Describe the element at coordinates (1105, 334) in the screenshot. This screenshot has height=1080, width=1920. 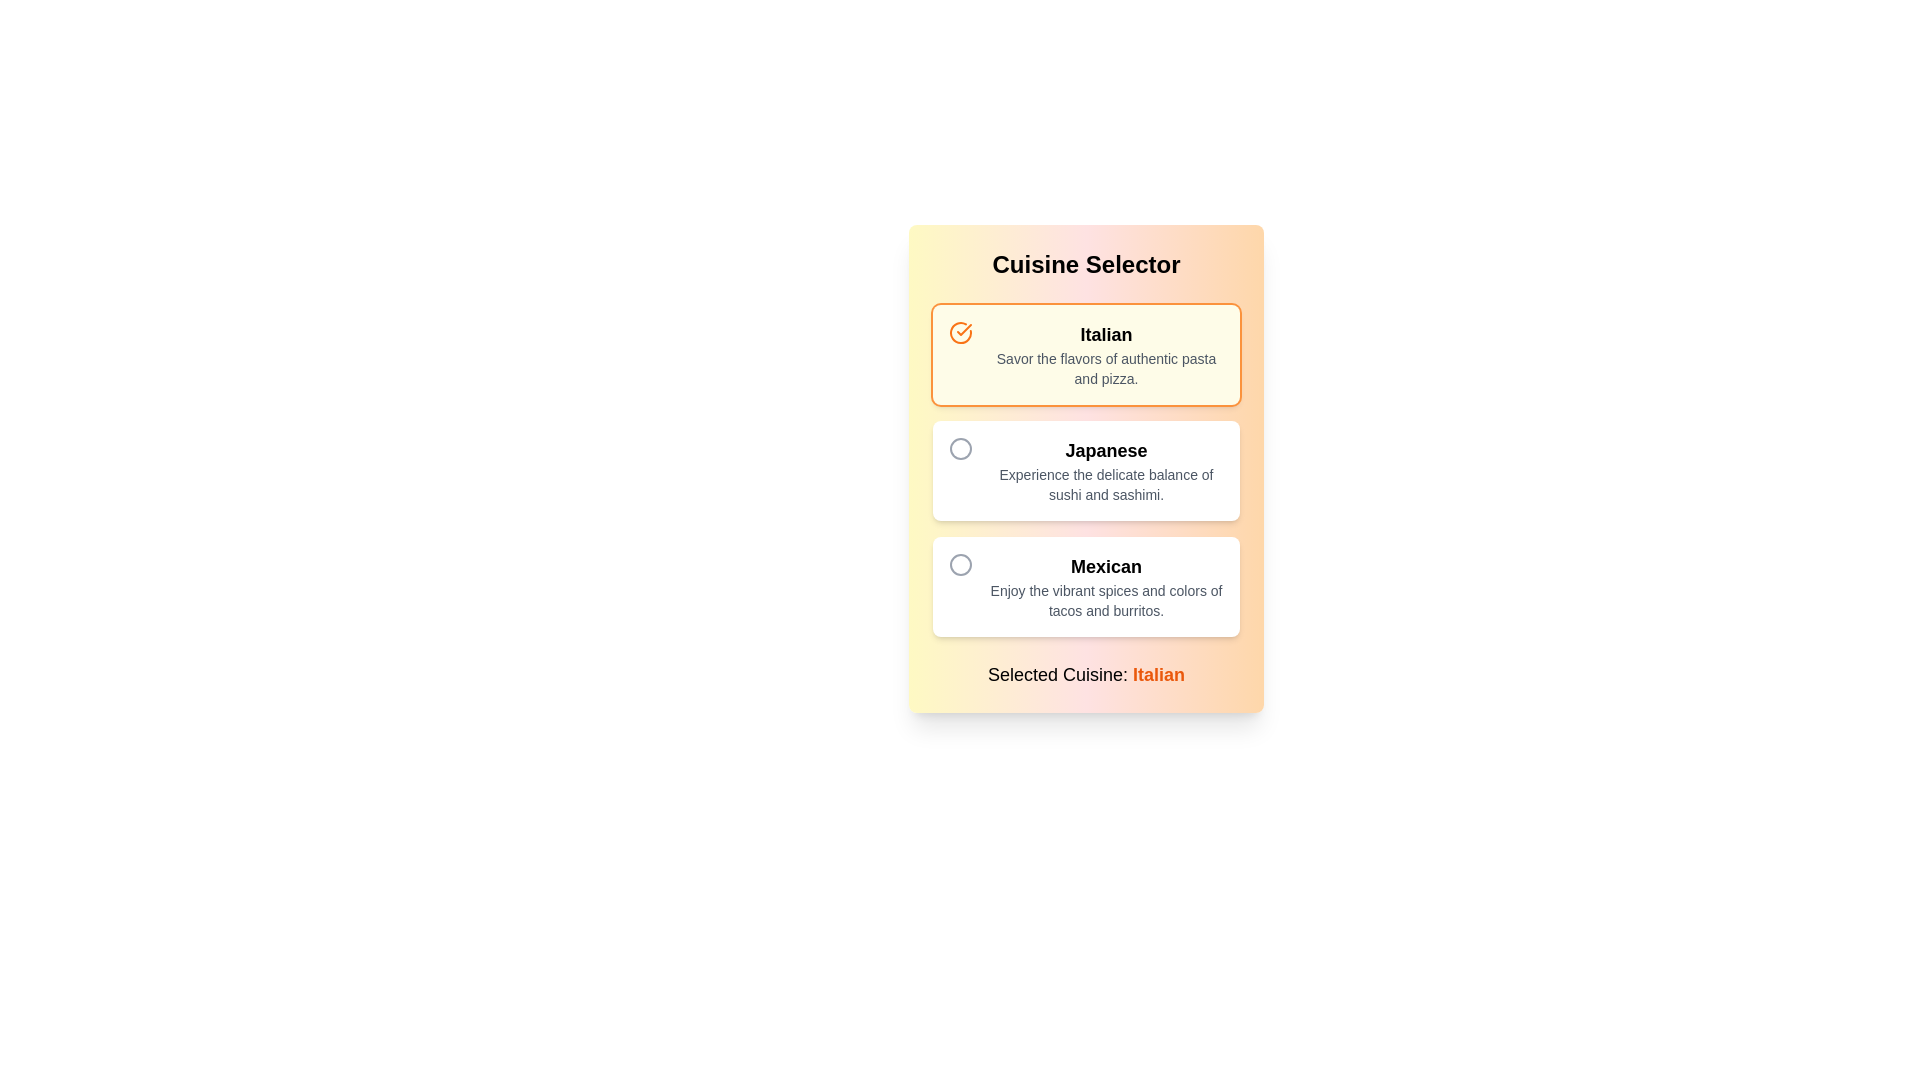
I see `text label that serves as the title for the 'Italian' cuisine option in the Cuisine Selector card, located at the top-left corner of the options panel` at that location.